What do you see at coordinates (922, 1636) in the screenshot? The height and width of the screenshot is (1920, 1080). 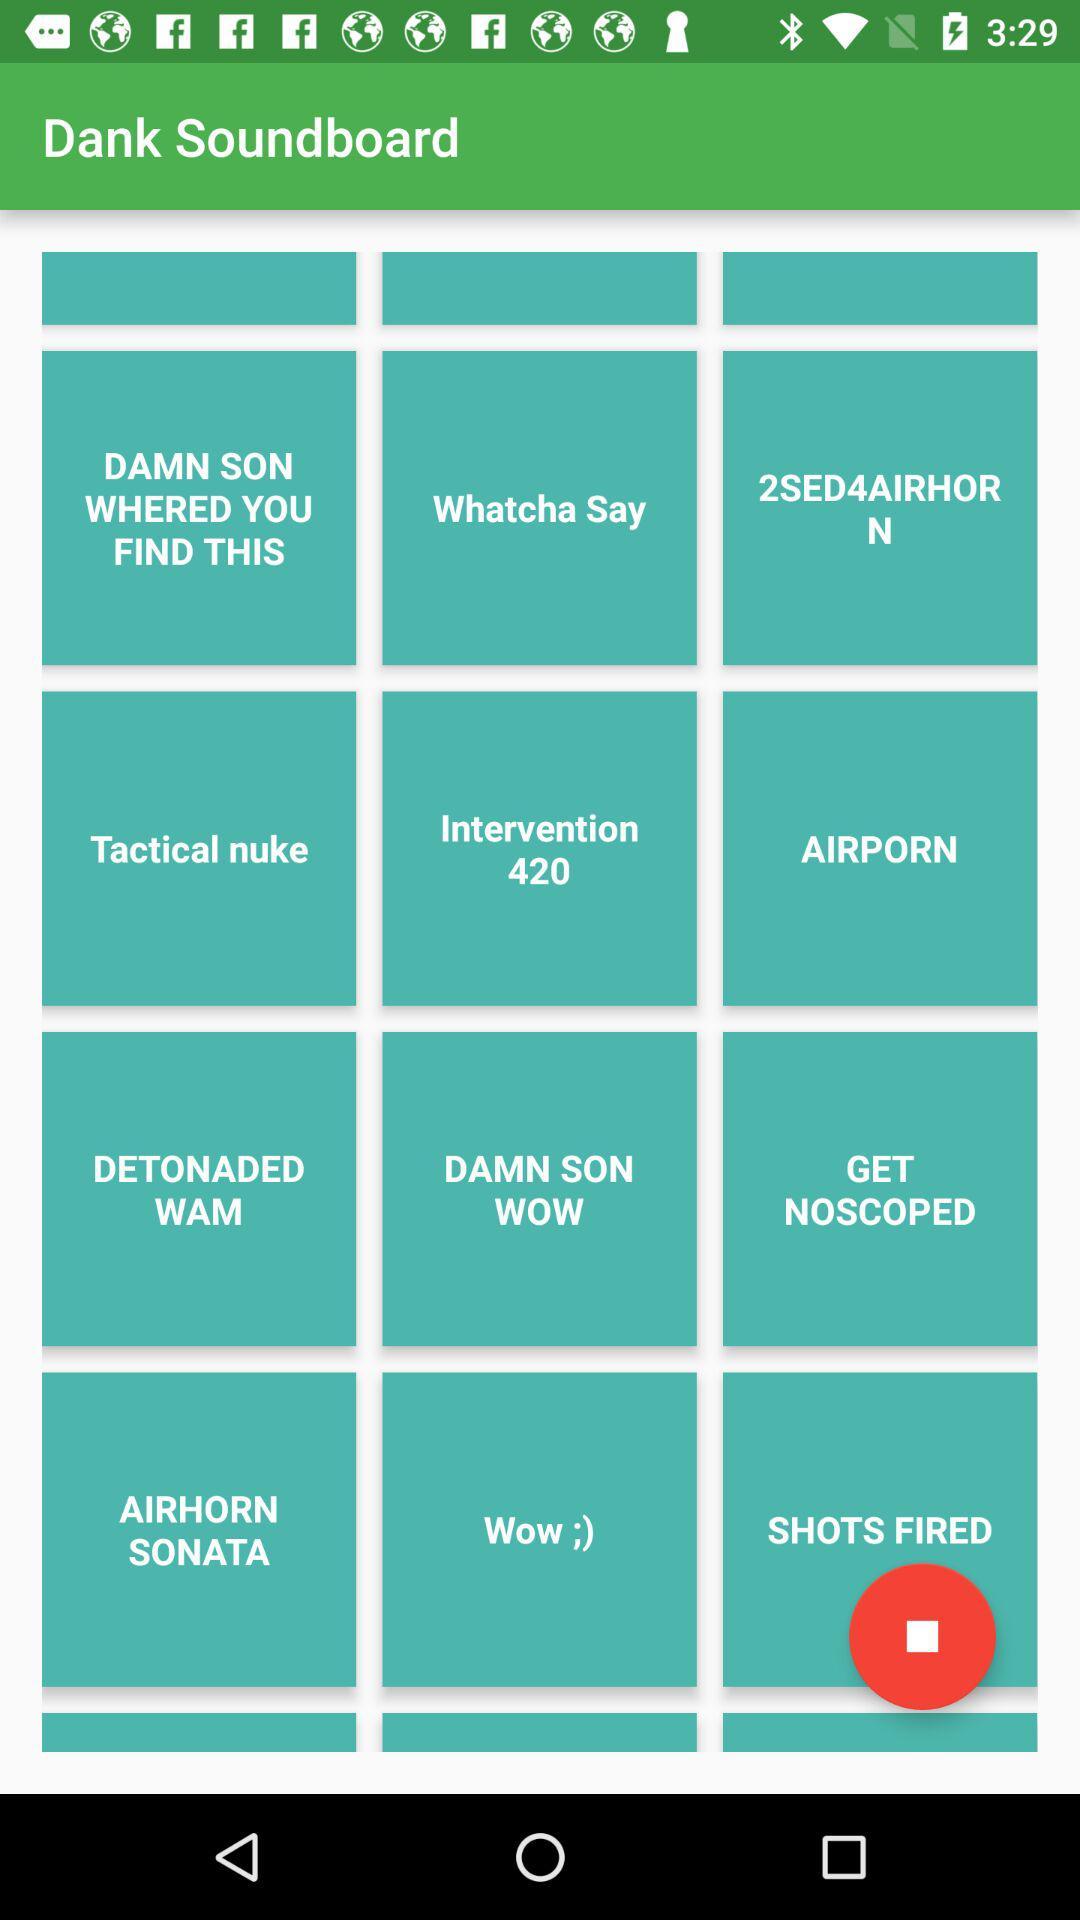 I see `stop sound` at bounding box center [922, 1636].